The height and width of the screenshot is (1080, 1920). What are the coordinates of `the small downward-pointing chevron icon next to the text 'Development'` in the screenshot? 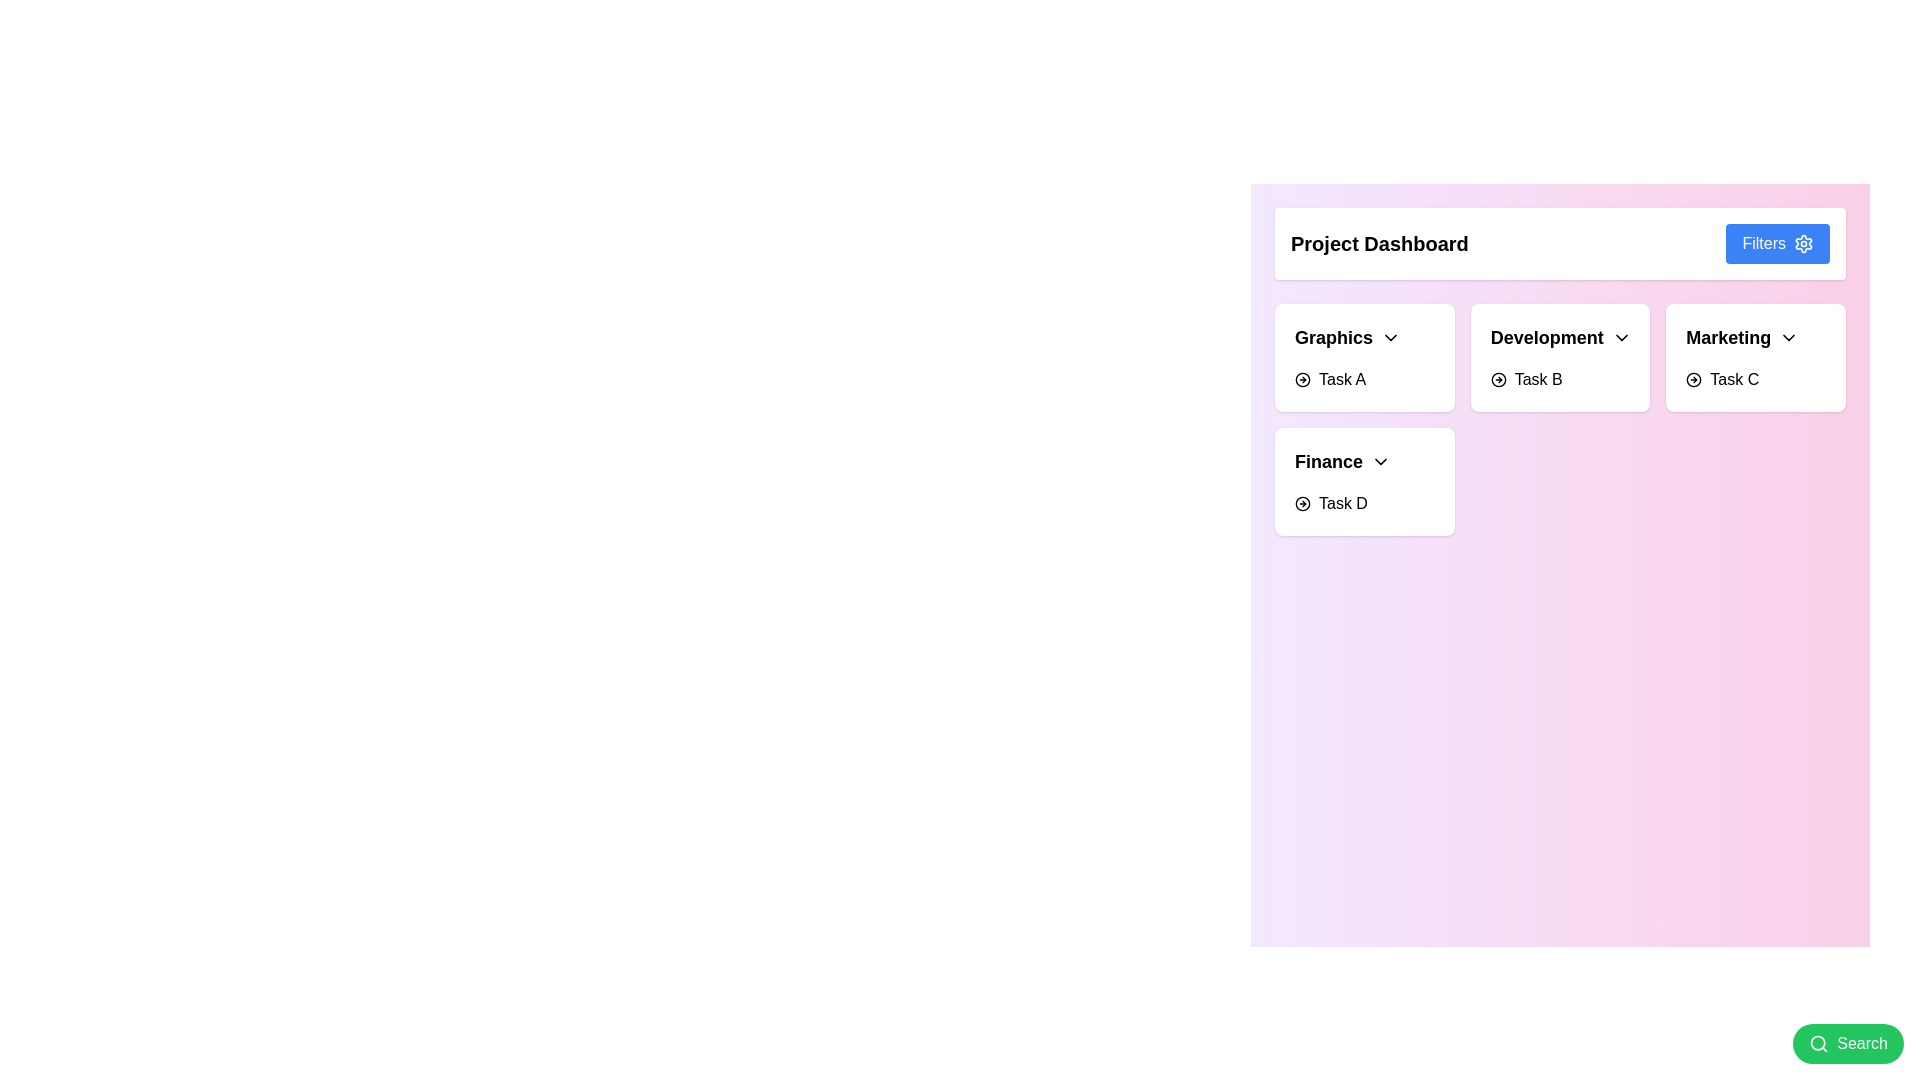 It's located at (1621, 337).